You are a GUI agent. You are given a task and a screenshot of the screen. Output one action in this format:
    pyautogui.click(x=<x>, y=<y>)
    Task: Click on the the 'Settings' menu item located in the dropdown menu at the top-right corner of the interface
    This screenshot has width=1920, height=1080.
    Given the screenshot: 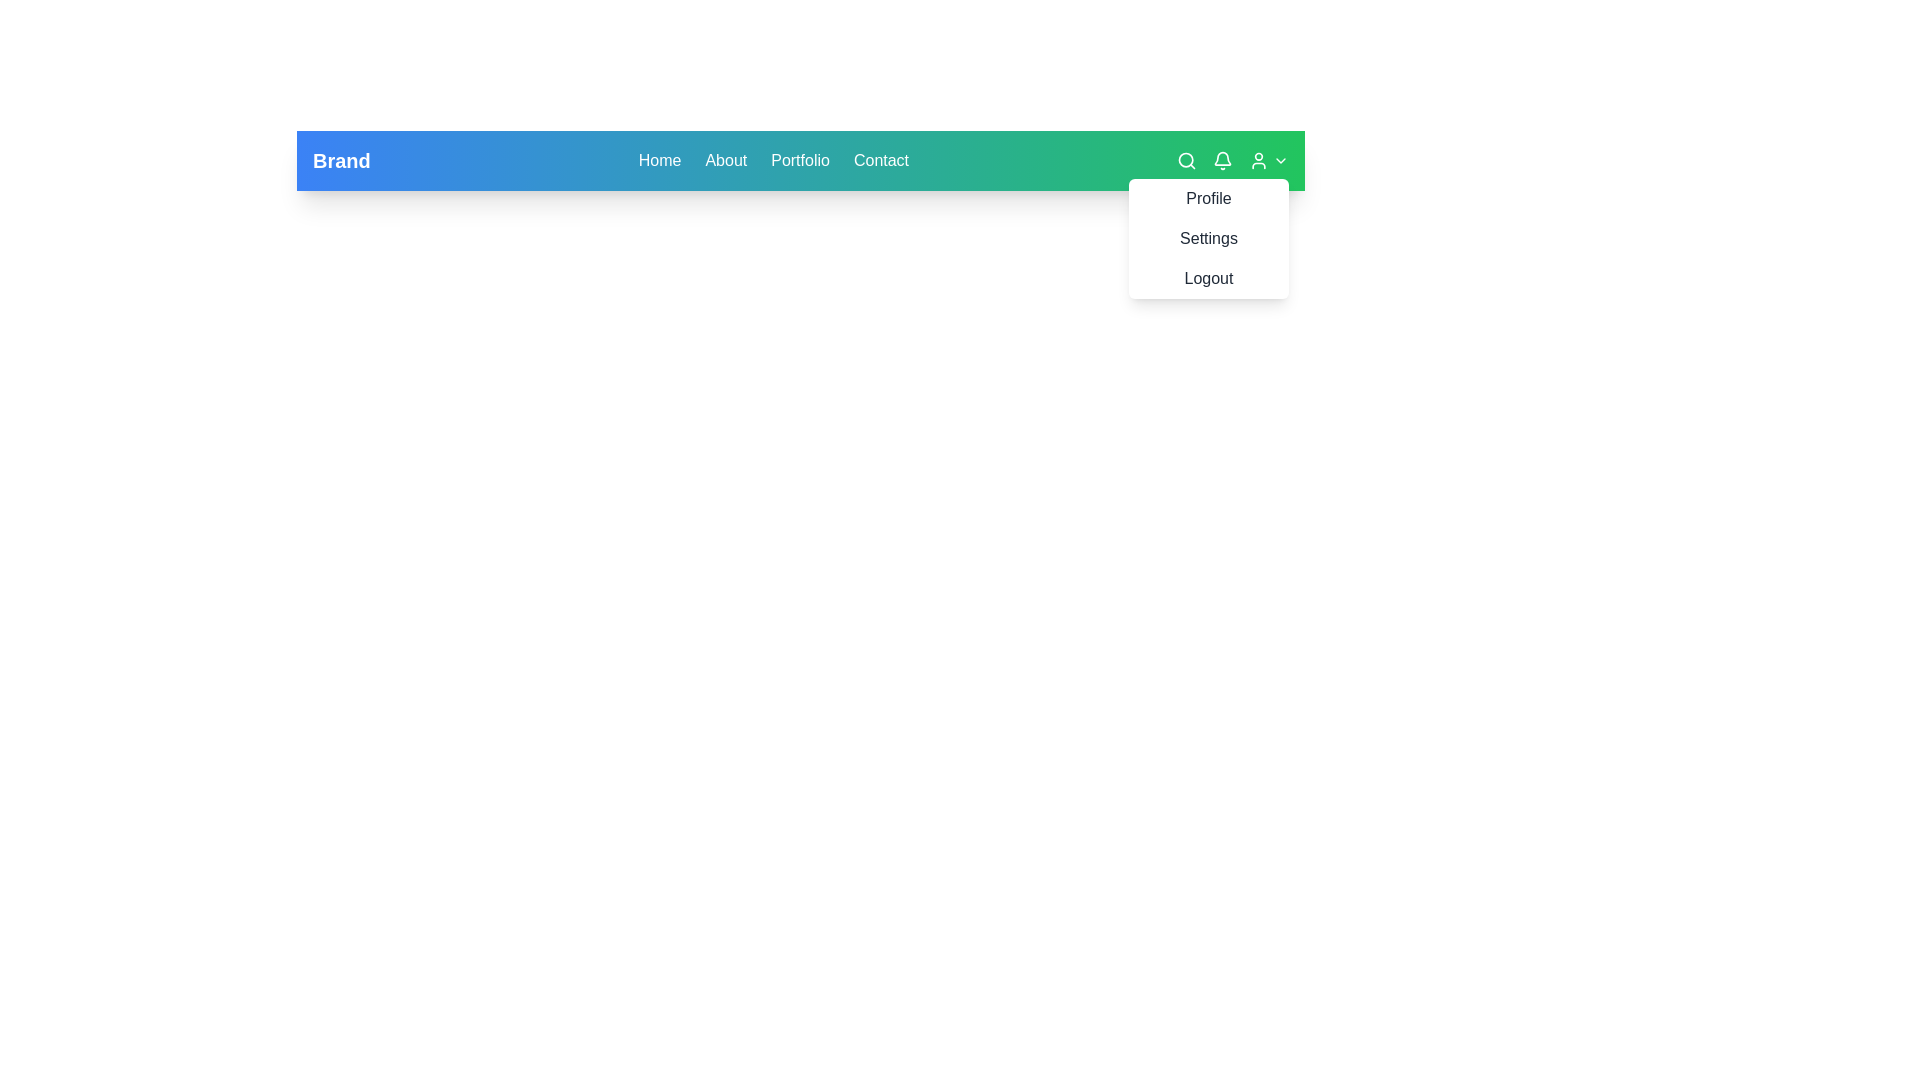 What is the action you would take?
    pyautogui.click(x=1208, y=238)
    